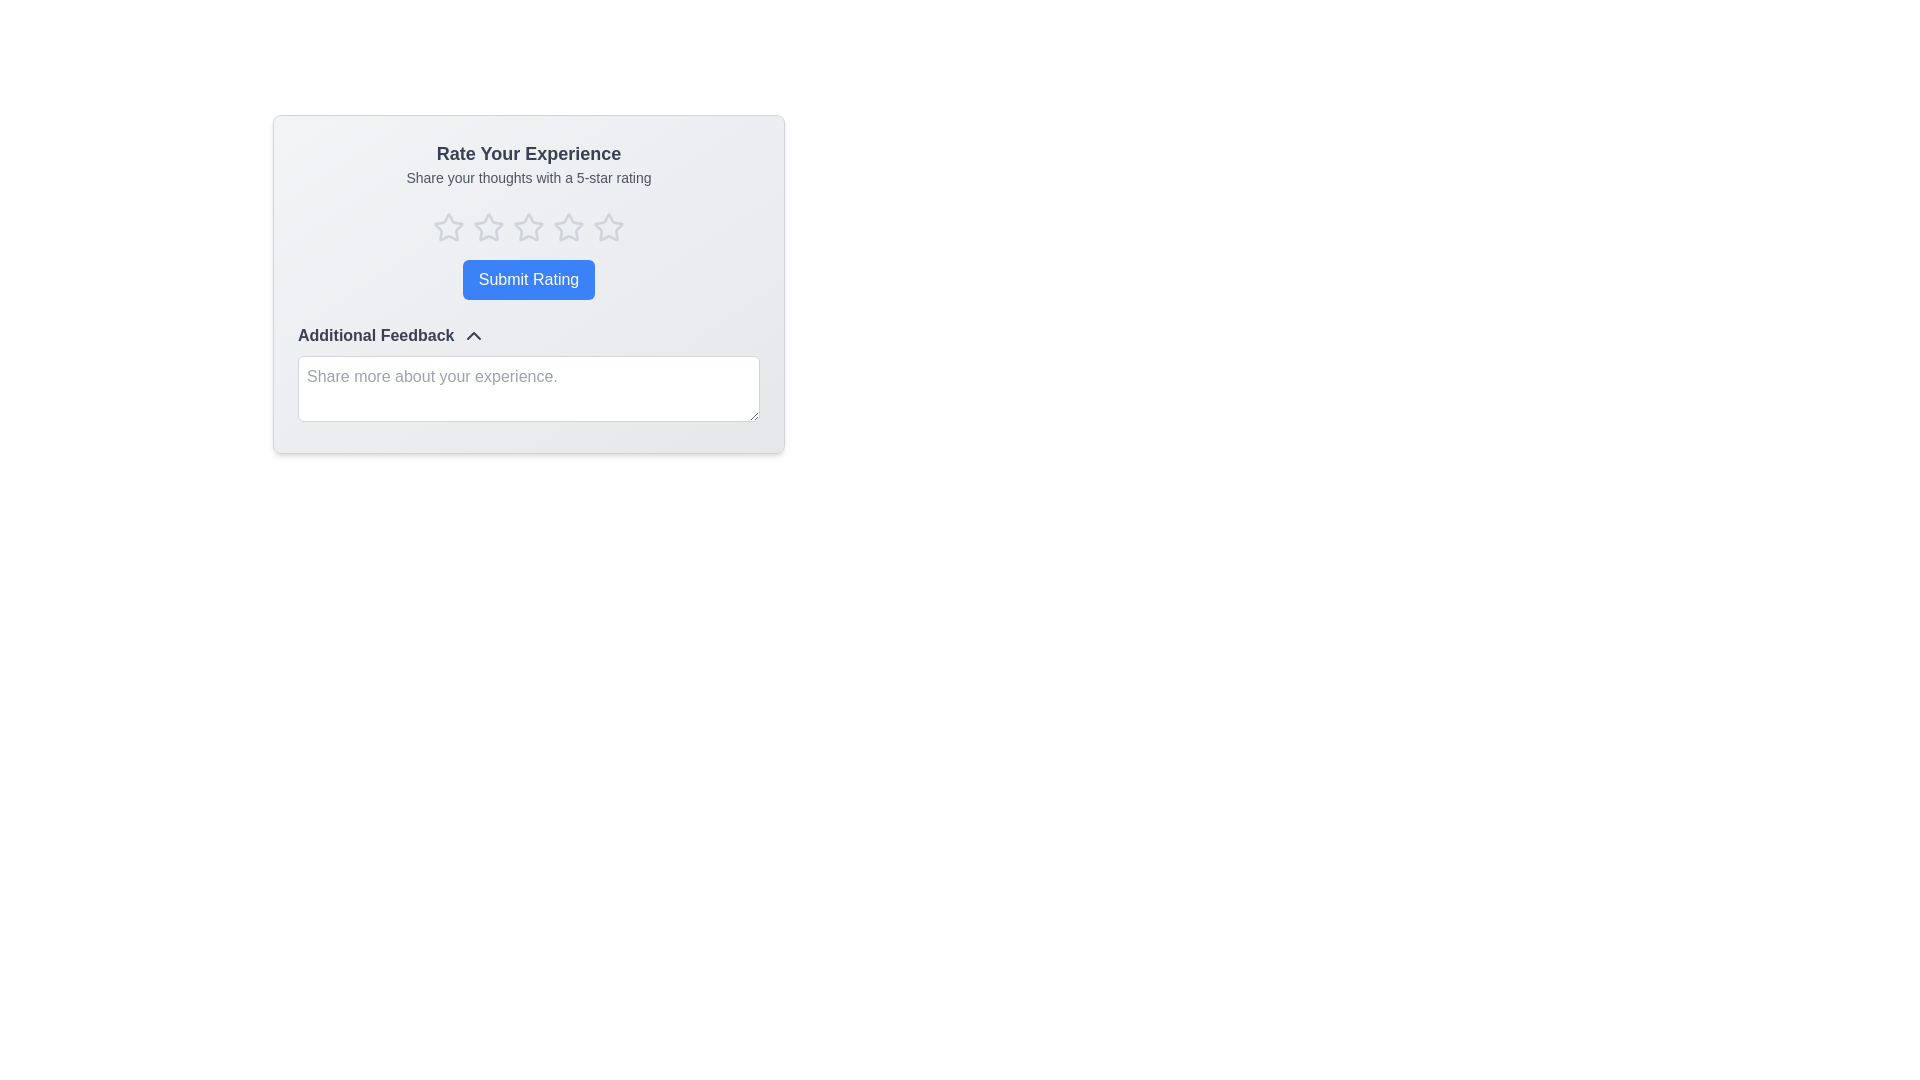  Describe the element at coordinates (448, 226) in the screenshot. I see `the first interactive star icon in the 'Rate Your Experience' section` at that location.